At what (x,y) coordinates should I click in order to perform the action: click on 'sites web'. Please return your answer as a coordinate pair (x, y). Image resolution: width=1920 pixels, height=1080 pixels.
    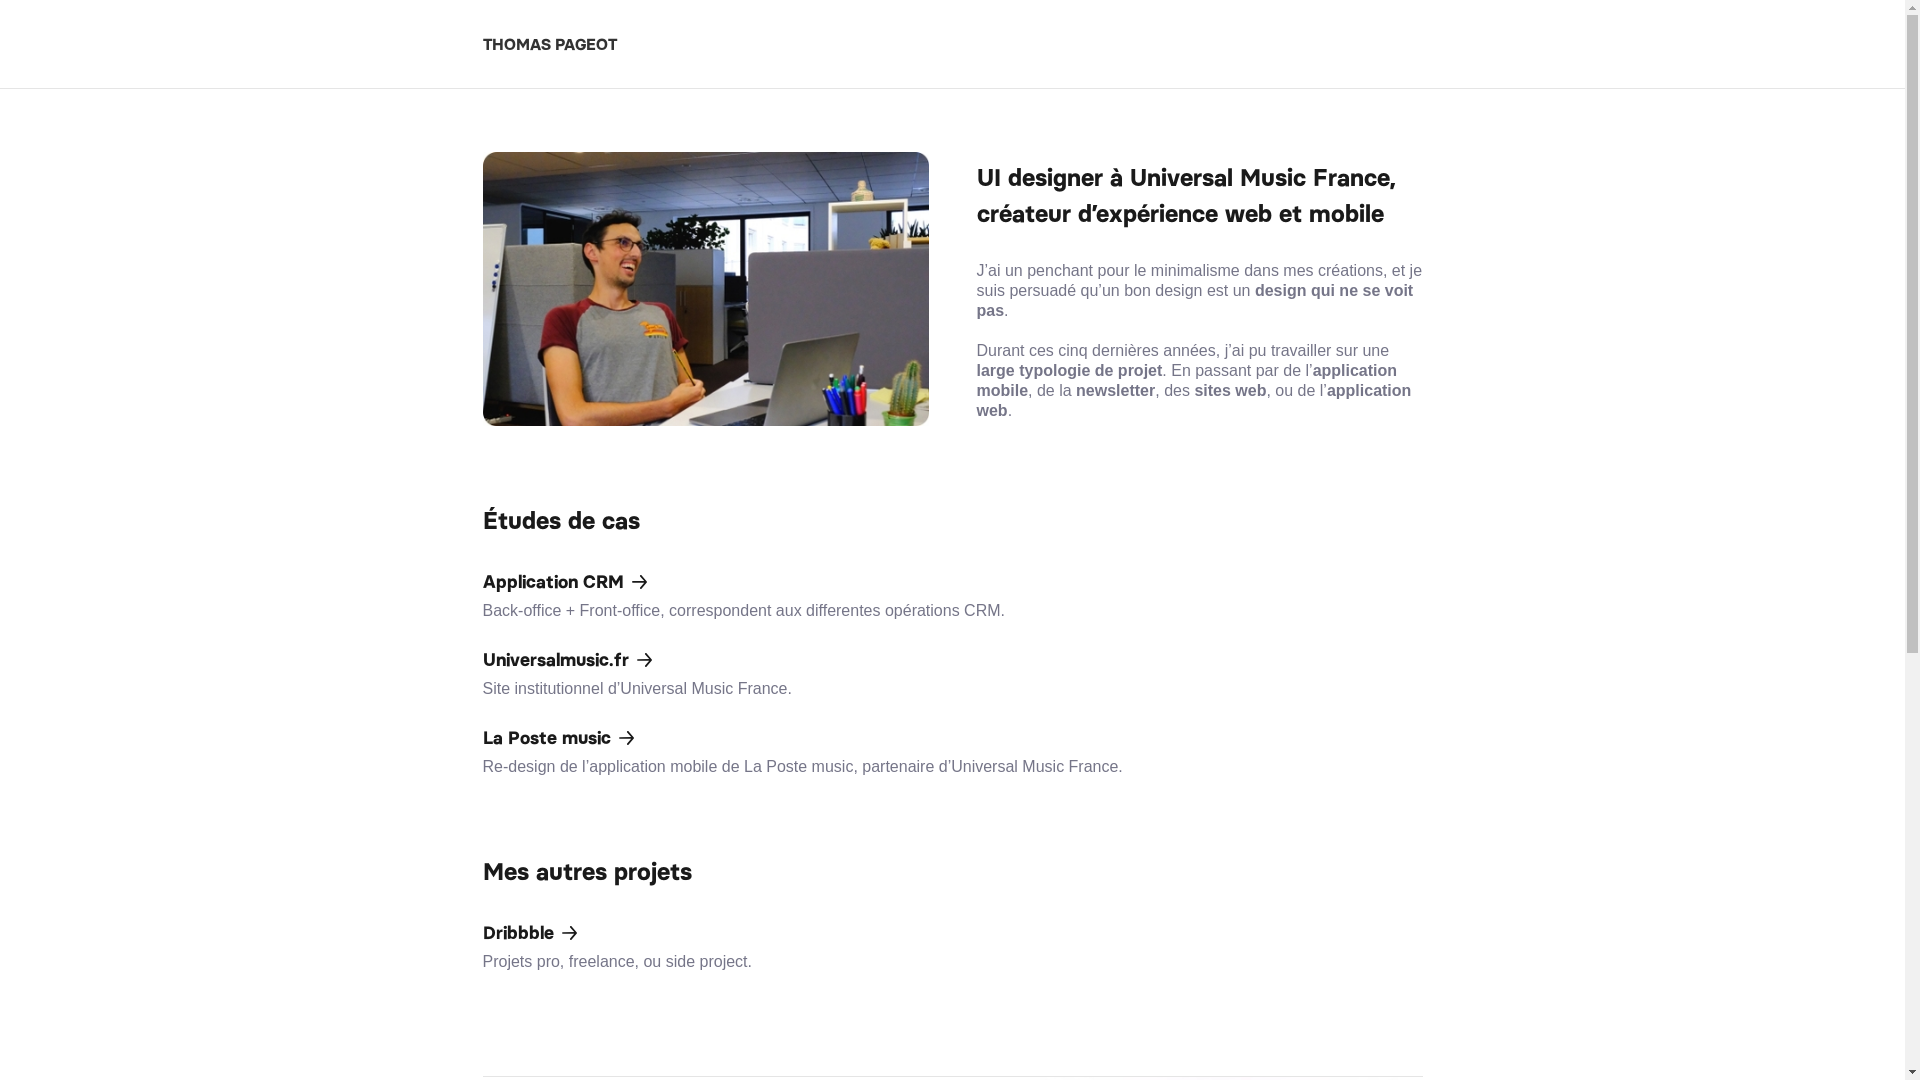
    Looking at the image, I should click on (1228, 390).